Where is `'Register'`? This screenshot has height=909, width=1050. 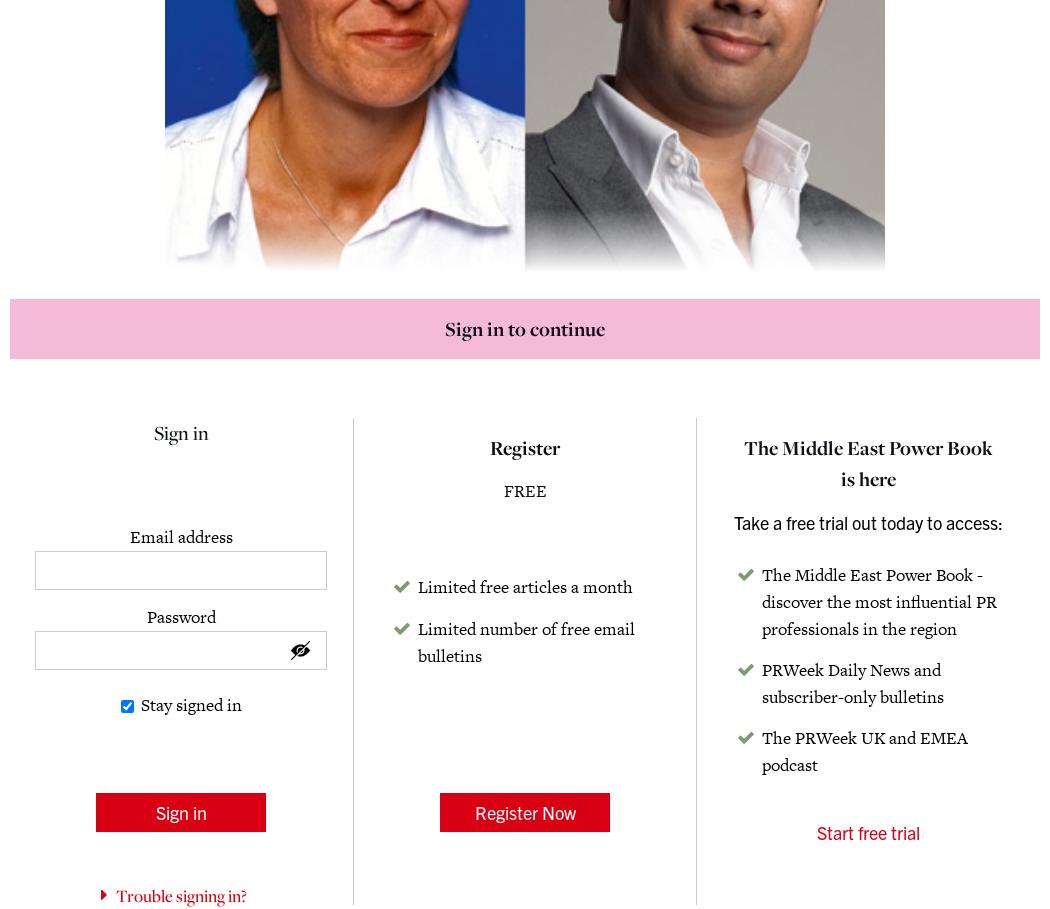 'Register' is located at coordinates (525, 445).